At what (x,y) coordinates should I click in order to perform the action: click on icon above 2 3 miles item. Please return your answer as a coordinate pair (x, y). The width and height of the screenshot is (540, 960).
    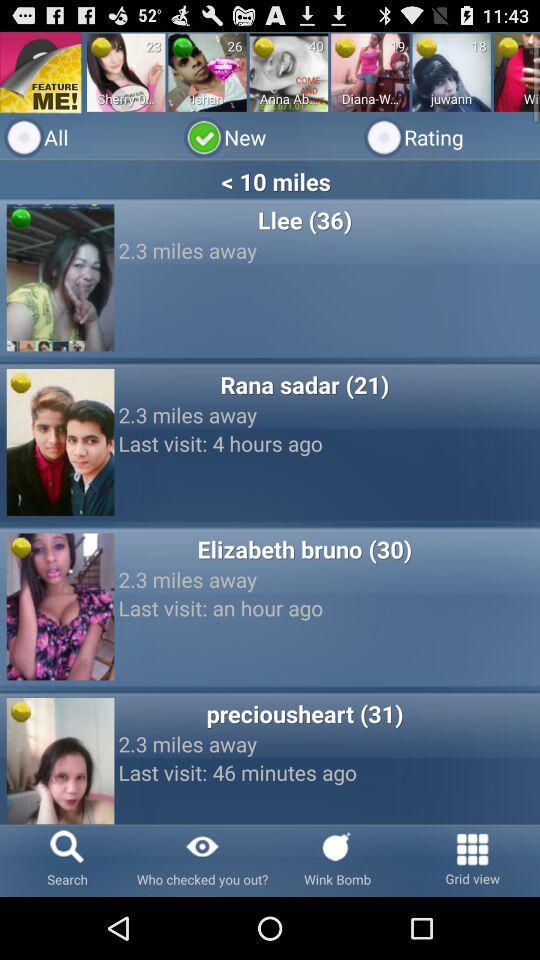
    Looking at the image, I should click on (303, 713).